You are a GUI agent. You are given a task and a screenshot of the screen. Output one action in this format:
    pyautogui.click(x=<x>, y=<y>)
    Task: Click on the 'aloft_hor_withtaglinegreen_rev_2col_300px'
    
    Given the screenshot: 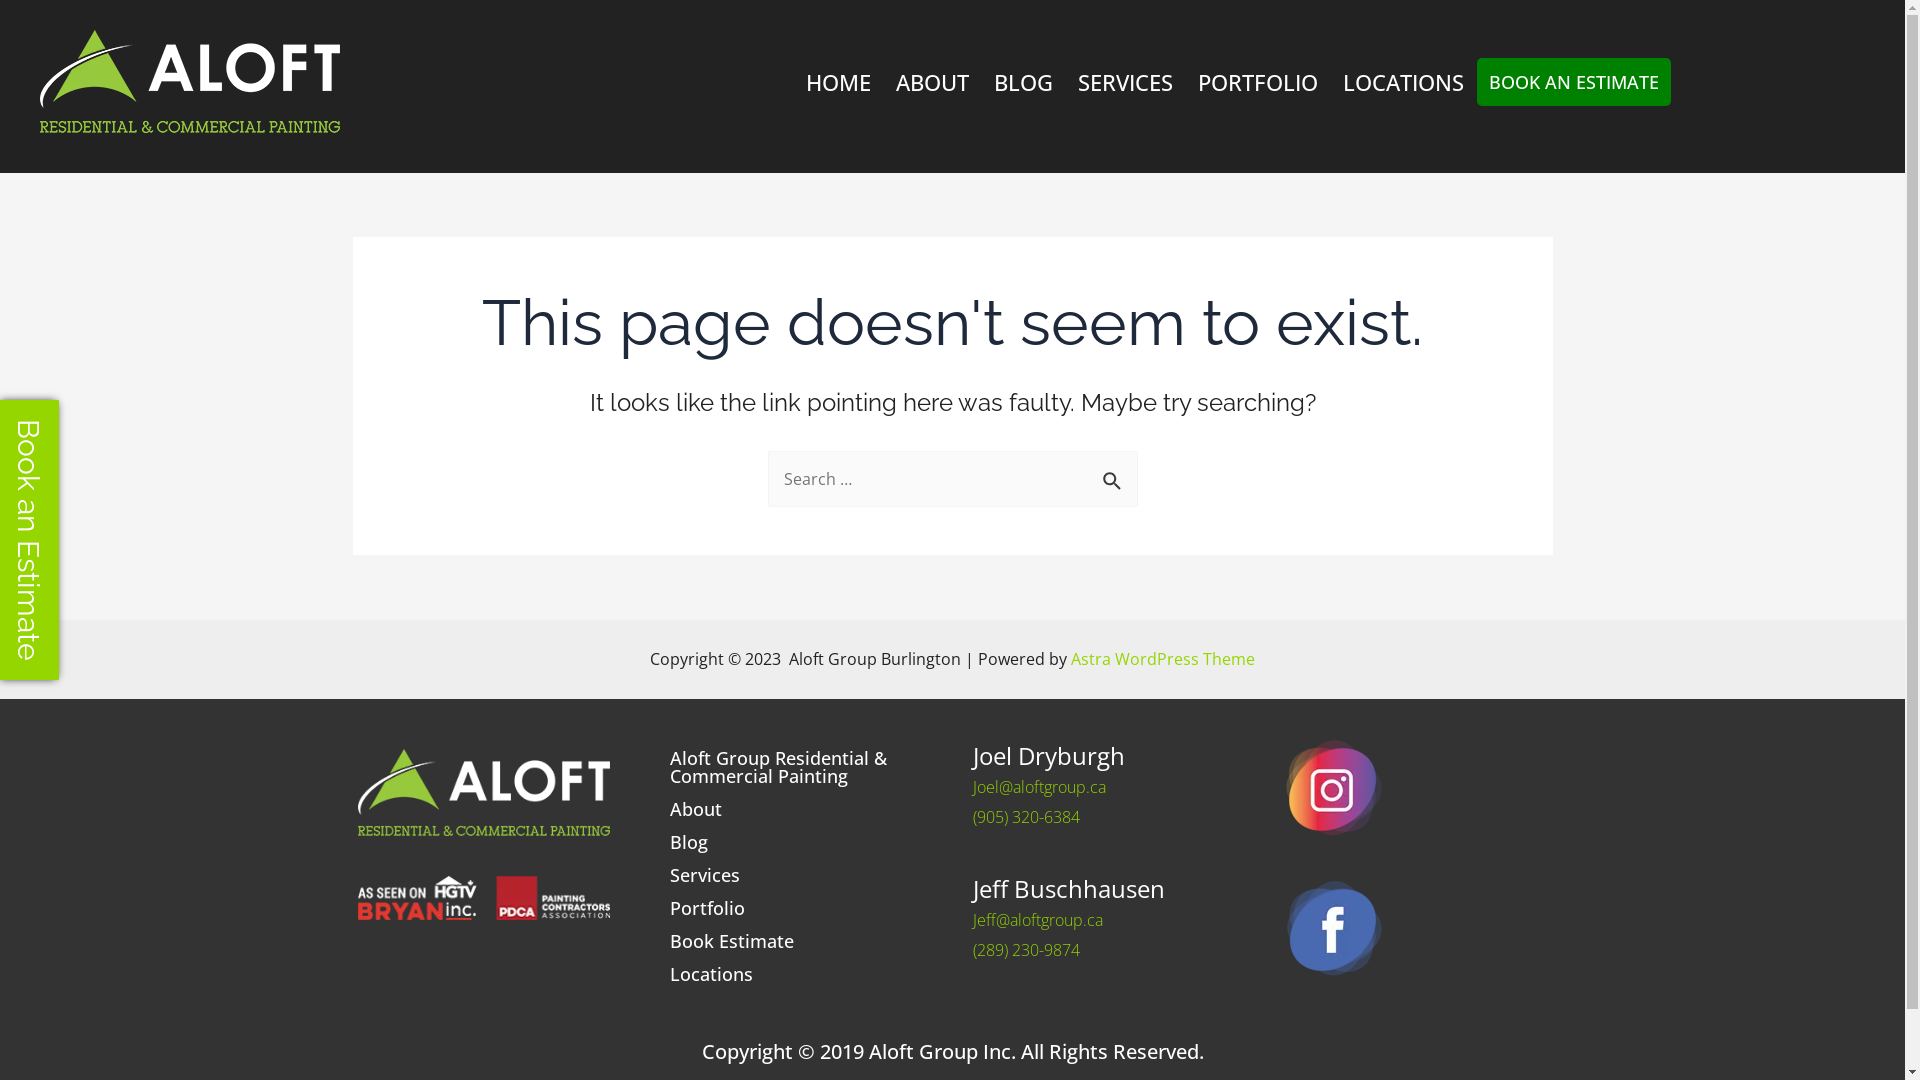 What is the action you would take?
    pyautogui.click(x=190, y=80)
    